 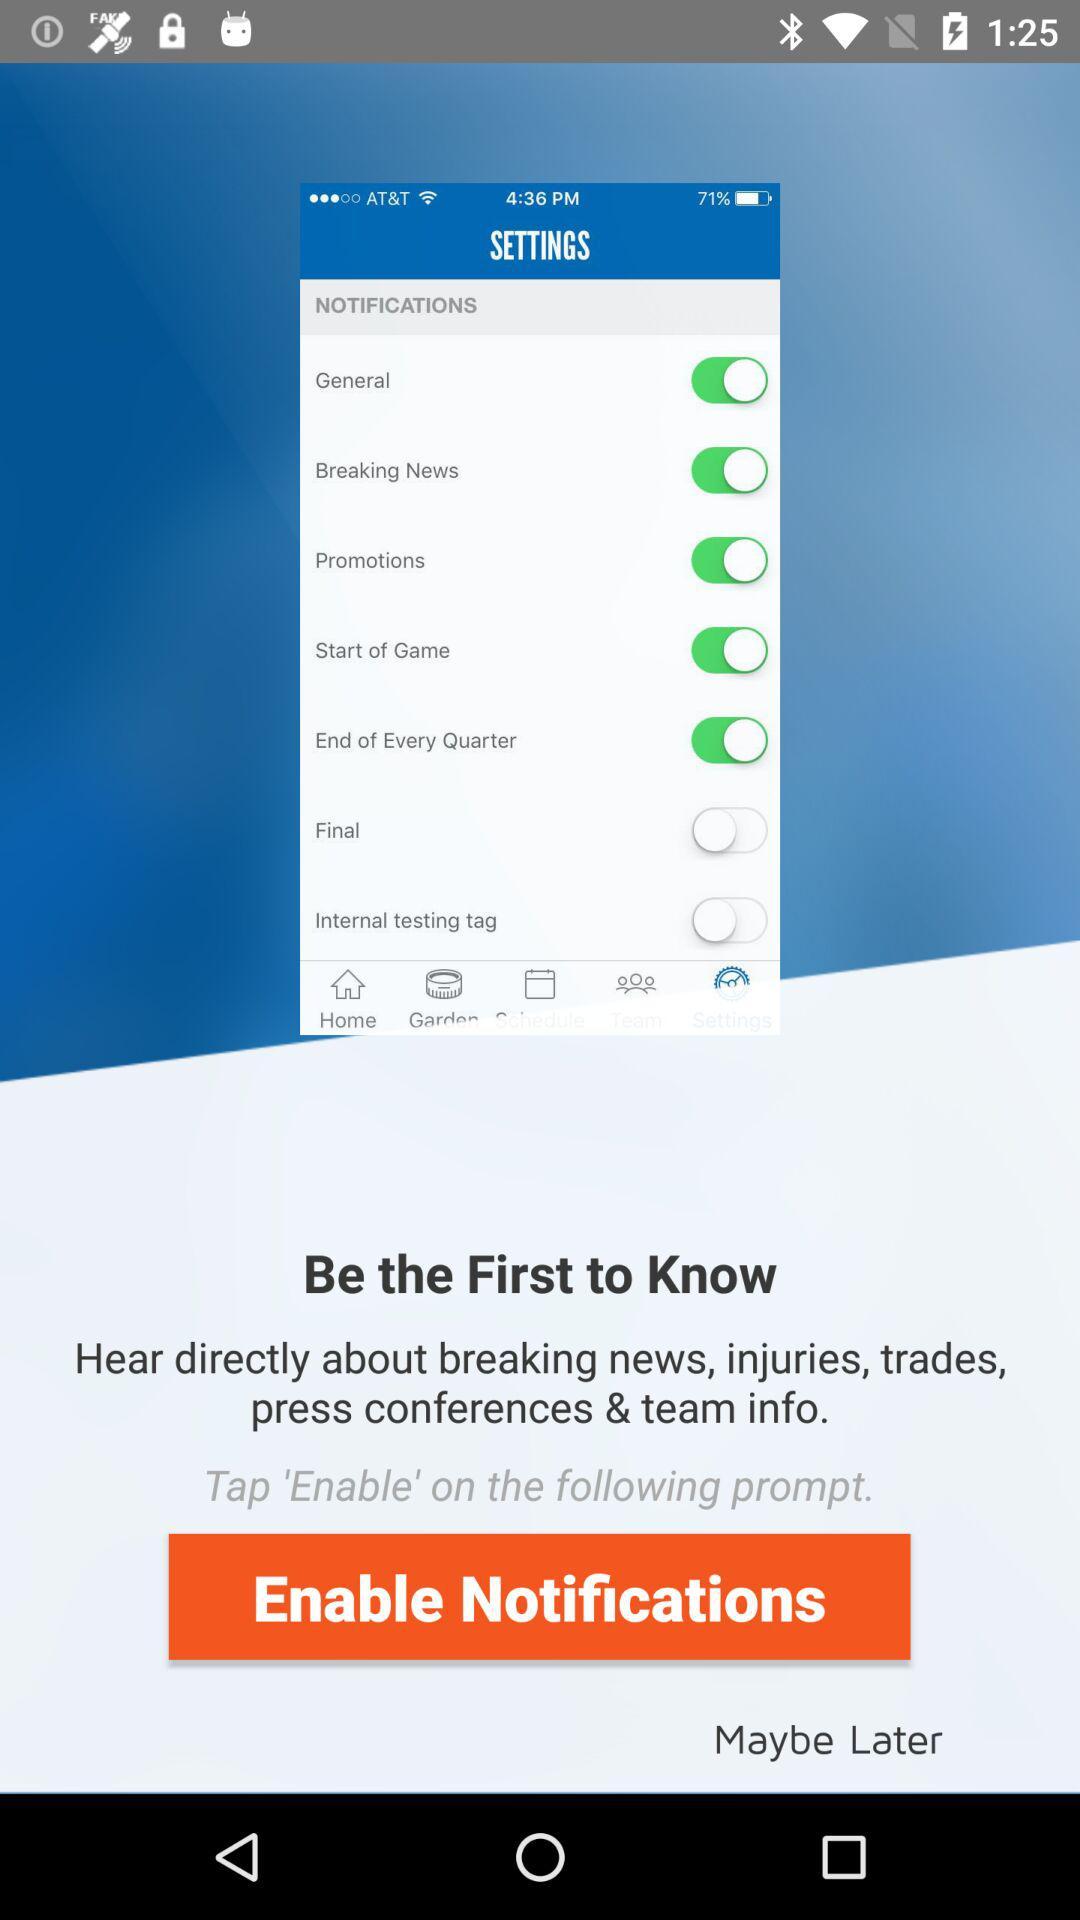 What do you see at coordinates (538, 1595) in the screenshot?
I see `the enable notifications icon` at bounding box center [538, 1595].